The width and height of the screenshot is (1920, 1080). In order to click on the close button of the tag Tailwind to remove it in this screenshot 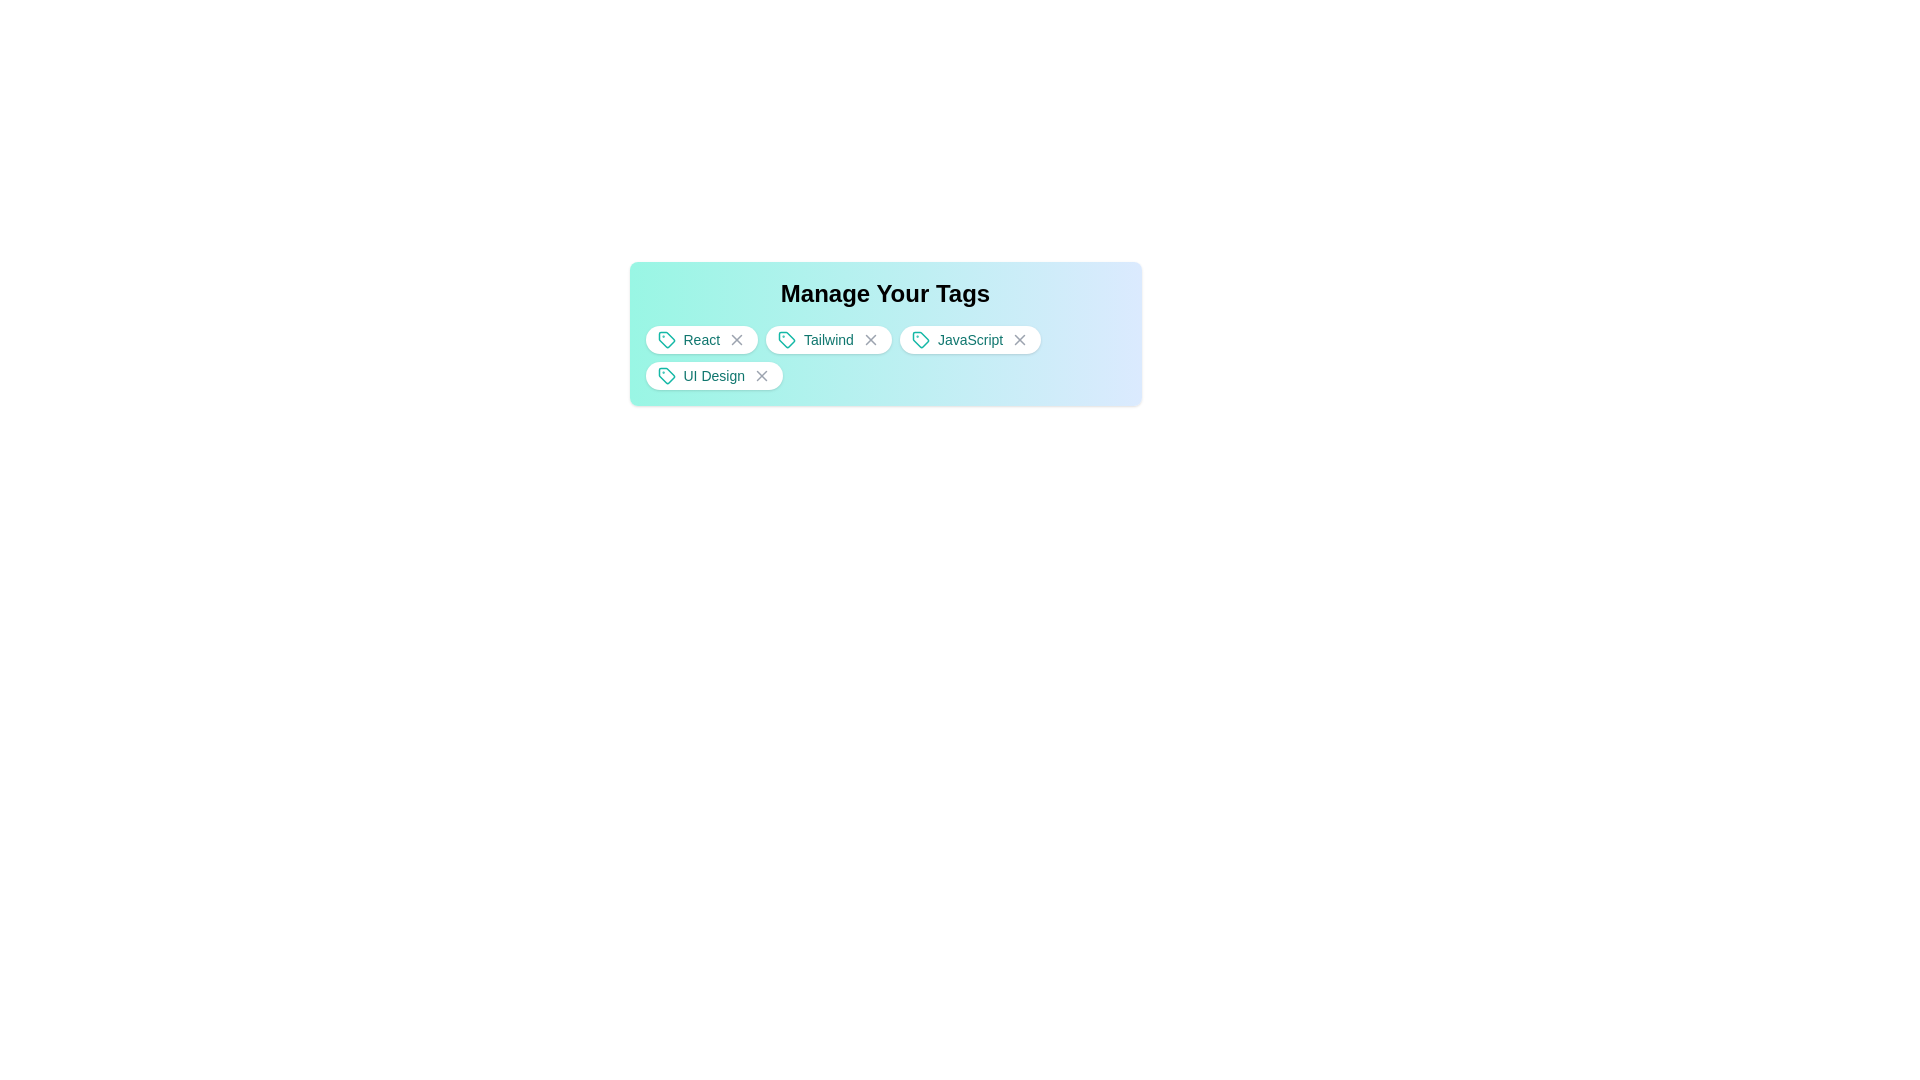, I will do `click(866, 338)`.